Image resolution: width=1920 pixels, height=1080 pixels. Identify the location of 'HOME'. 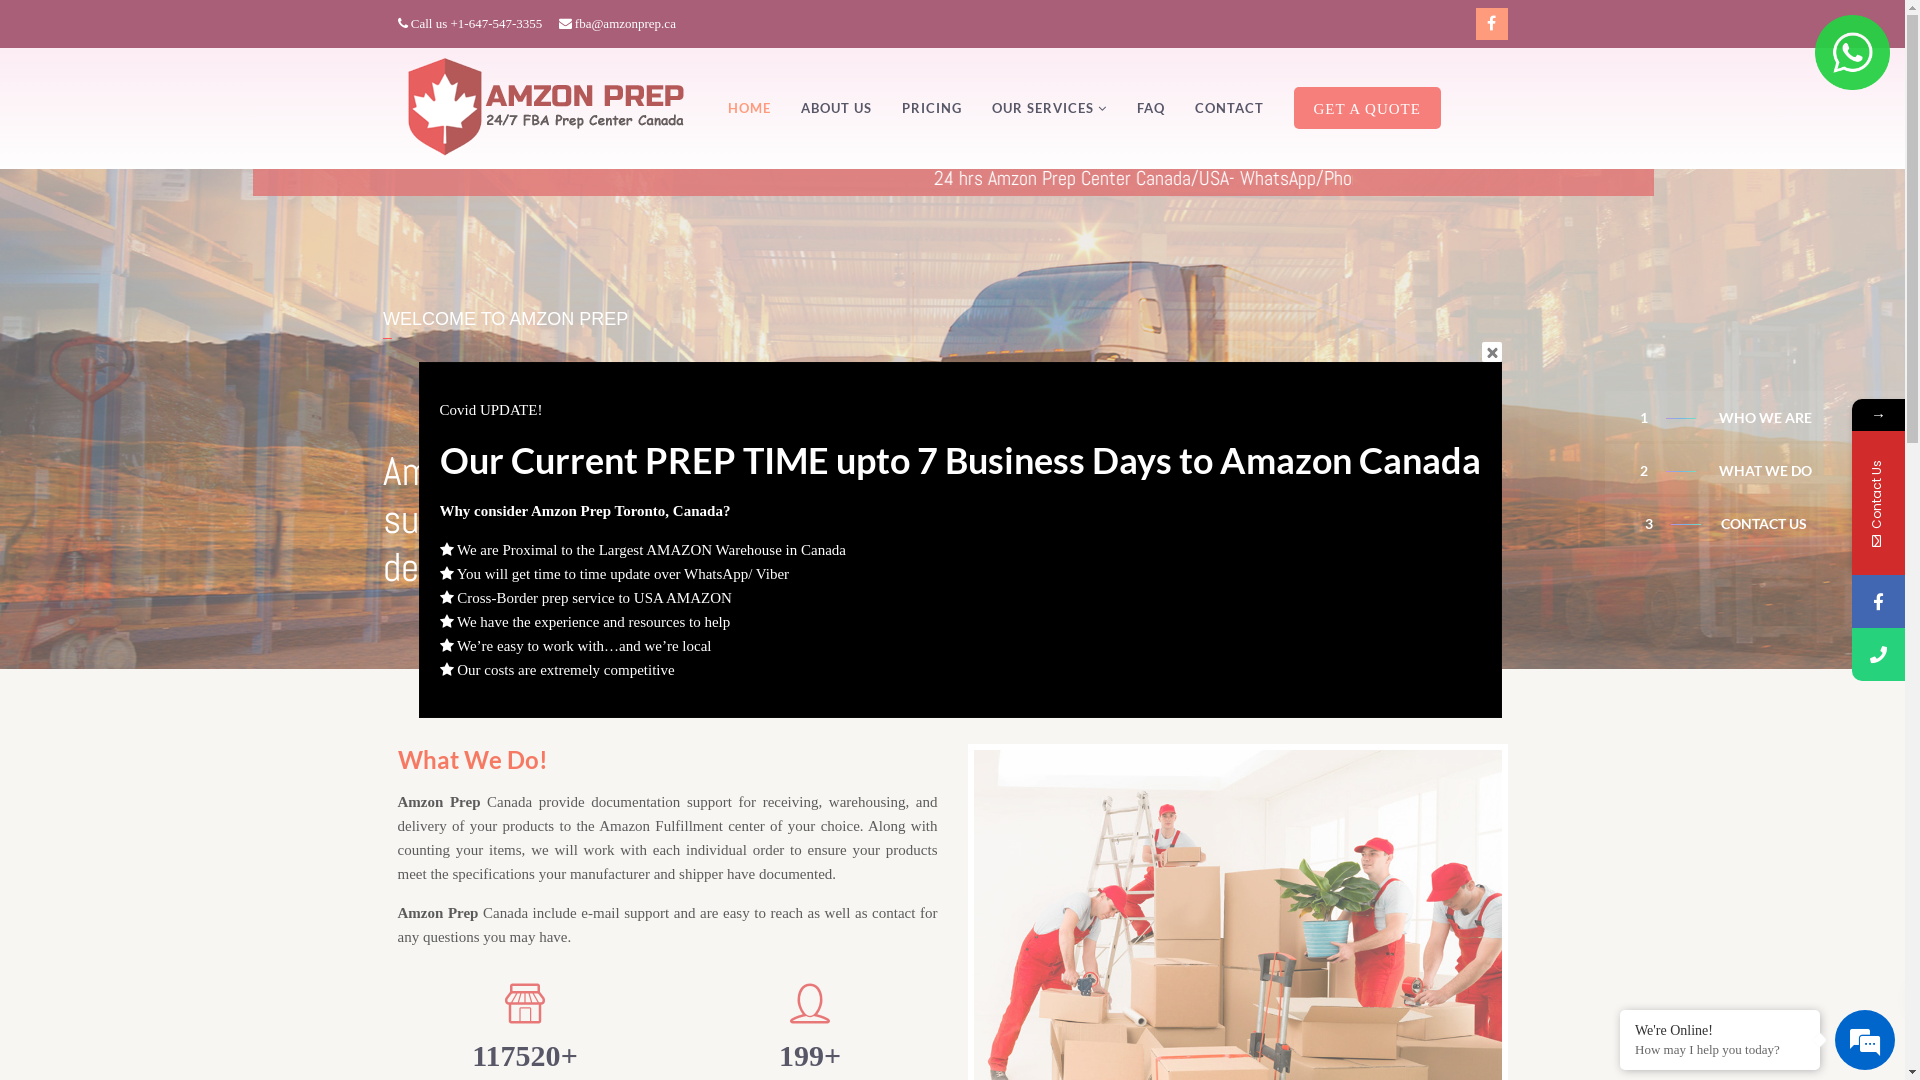
(748, 108).